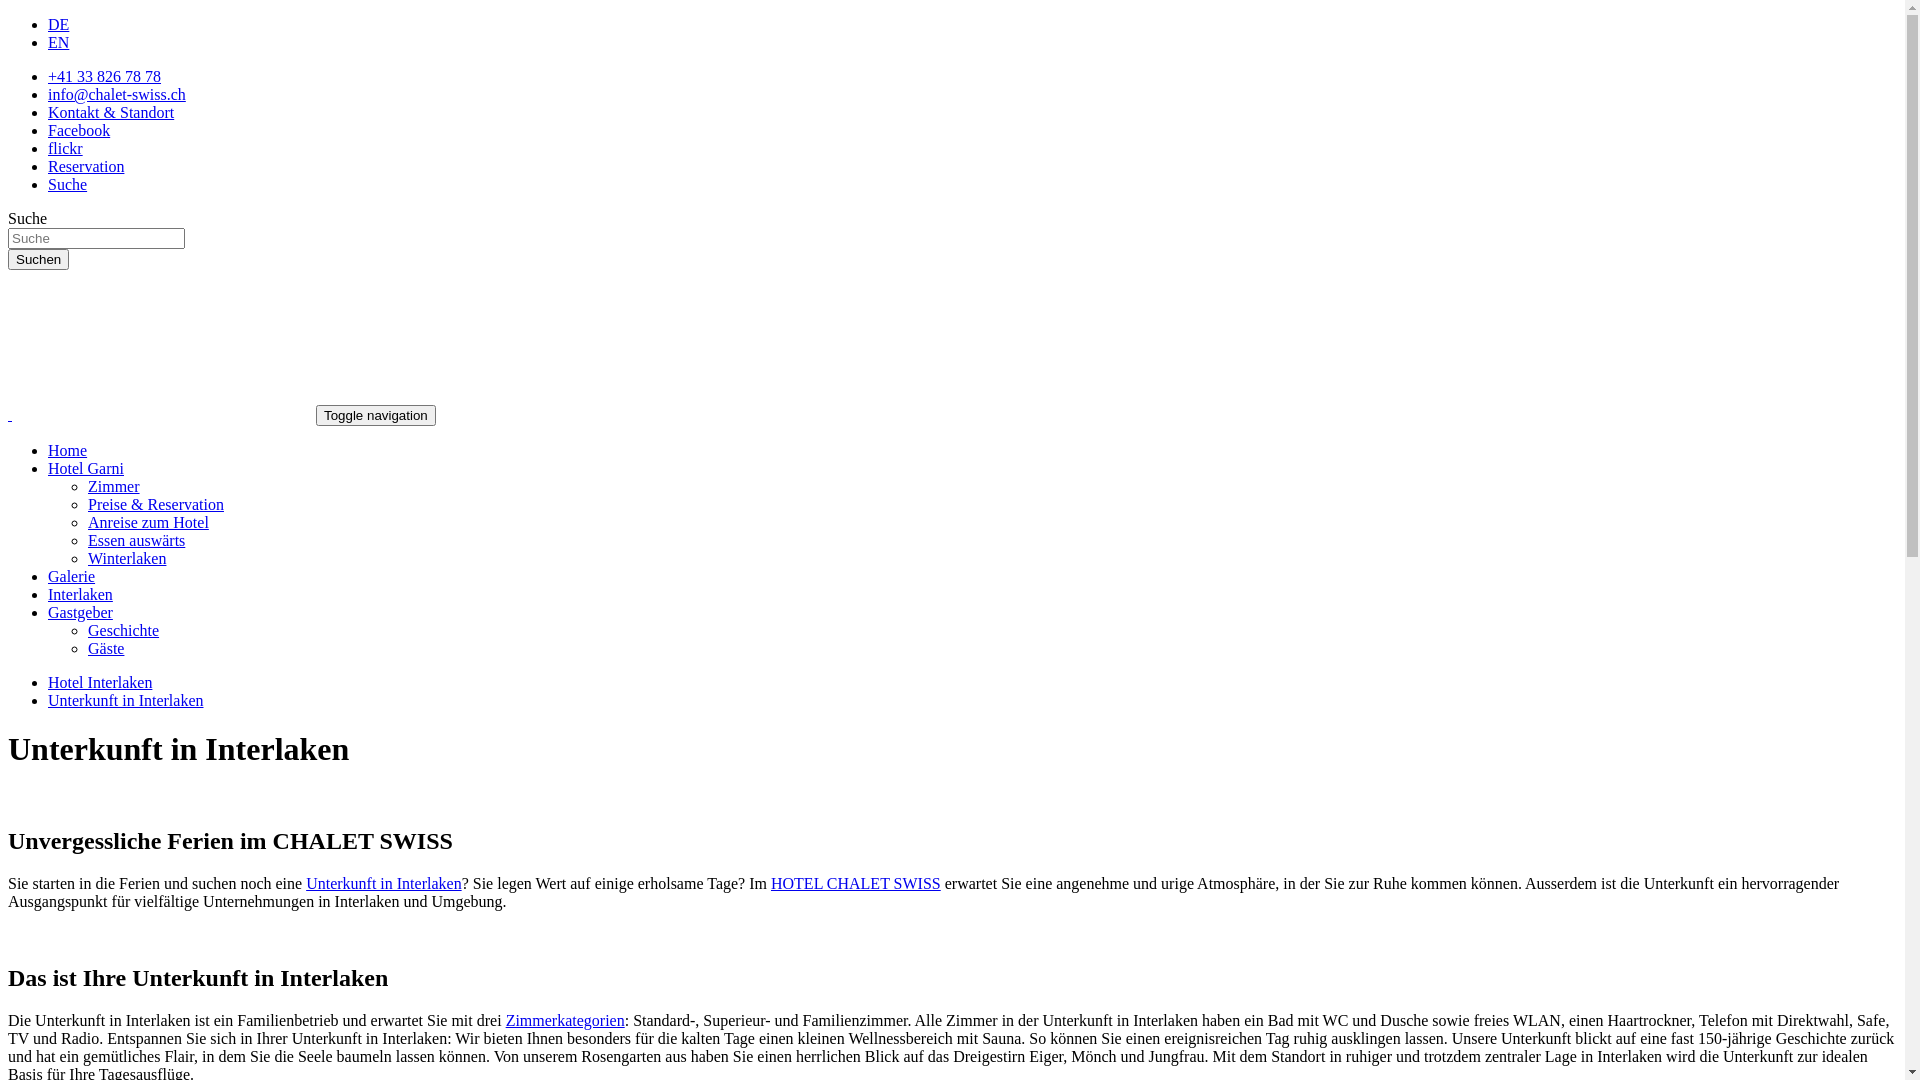  I want to click on 'Toggle navigation', so click(375, 414).